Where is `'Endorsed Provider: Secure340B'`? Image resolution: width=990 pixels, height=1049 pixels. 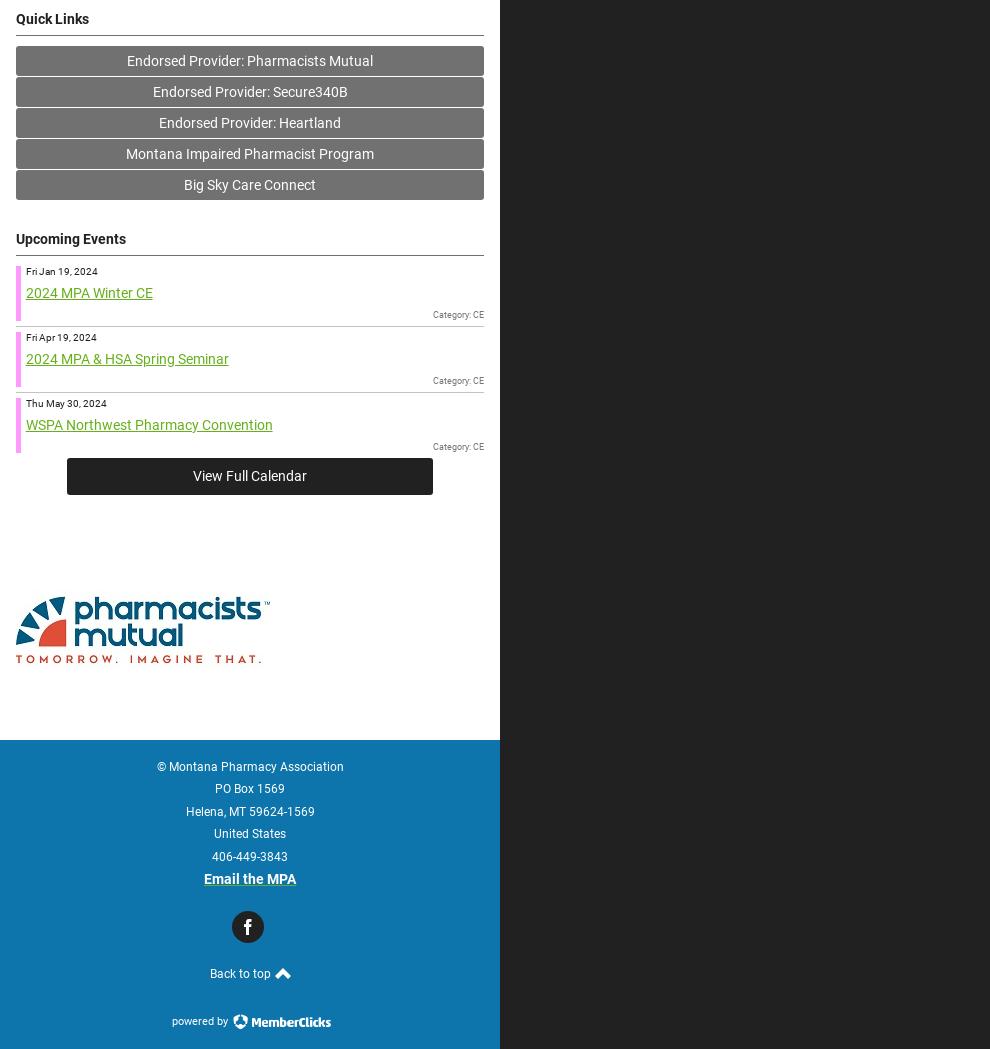 'Endorsed Provider: Secure340B' is located at coordinates (151, 89).